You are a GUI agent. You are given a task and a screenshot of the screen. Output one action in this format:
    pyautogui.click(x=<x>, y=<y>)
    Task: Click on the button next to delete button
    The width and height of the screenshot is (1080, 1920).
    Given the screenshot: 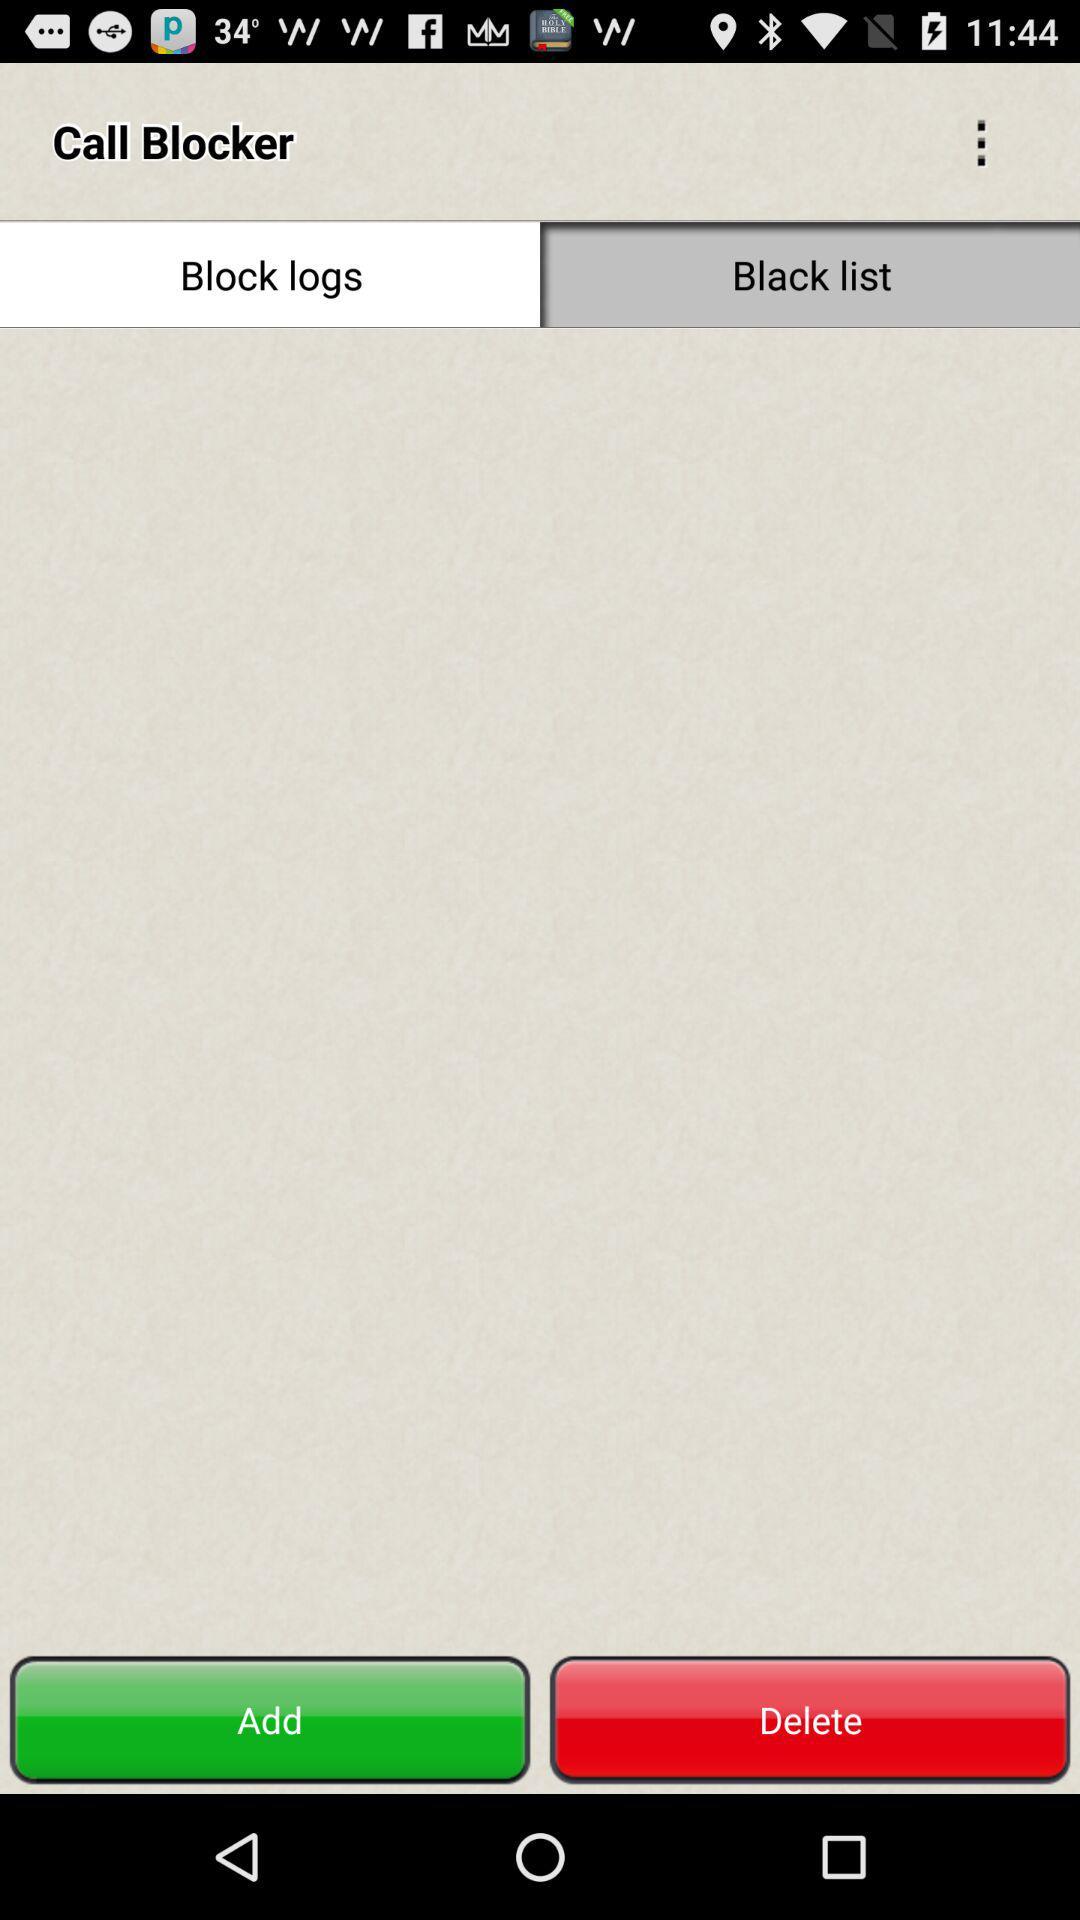 What is the action you would take?
    pyautogui.click(x=270, y=1719)
    